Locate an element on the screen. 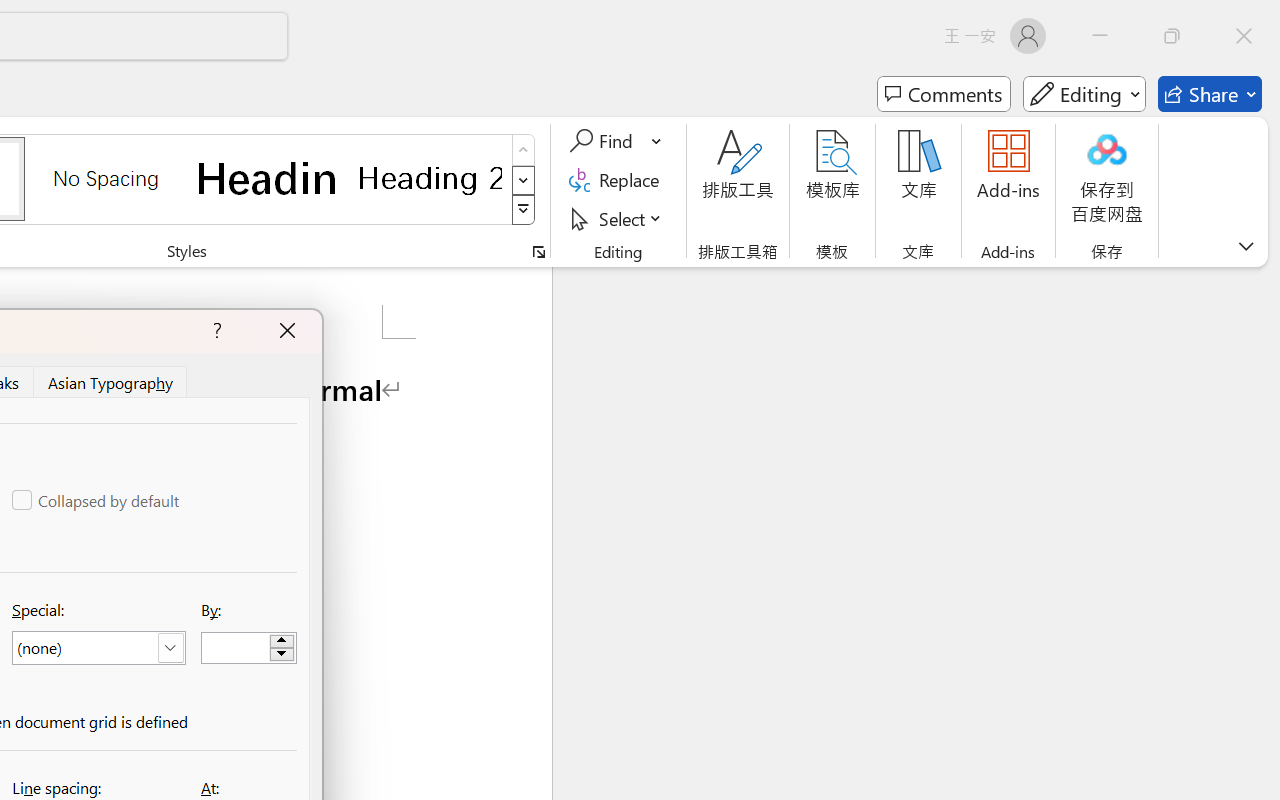 The width and height of the screenshot is (1280, 800). 'Mode' is located at coordinates (1083, 94).